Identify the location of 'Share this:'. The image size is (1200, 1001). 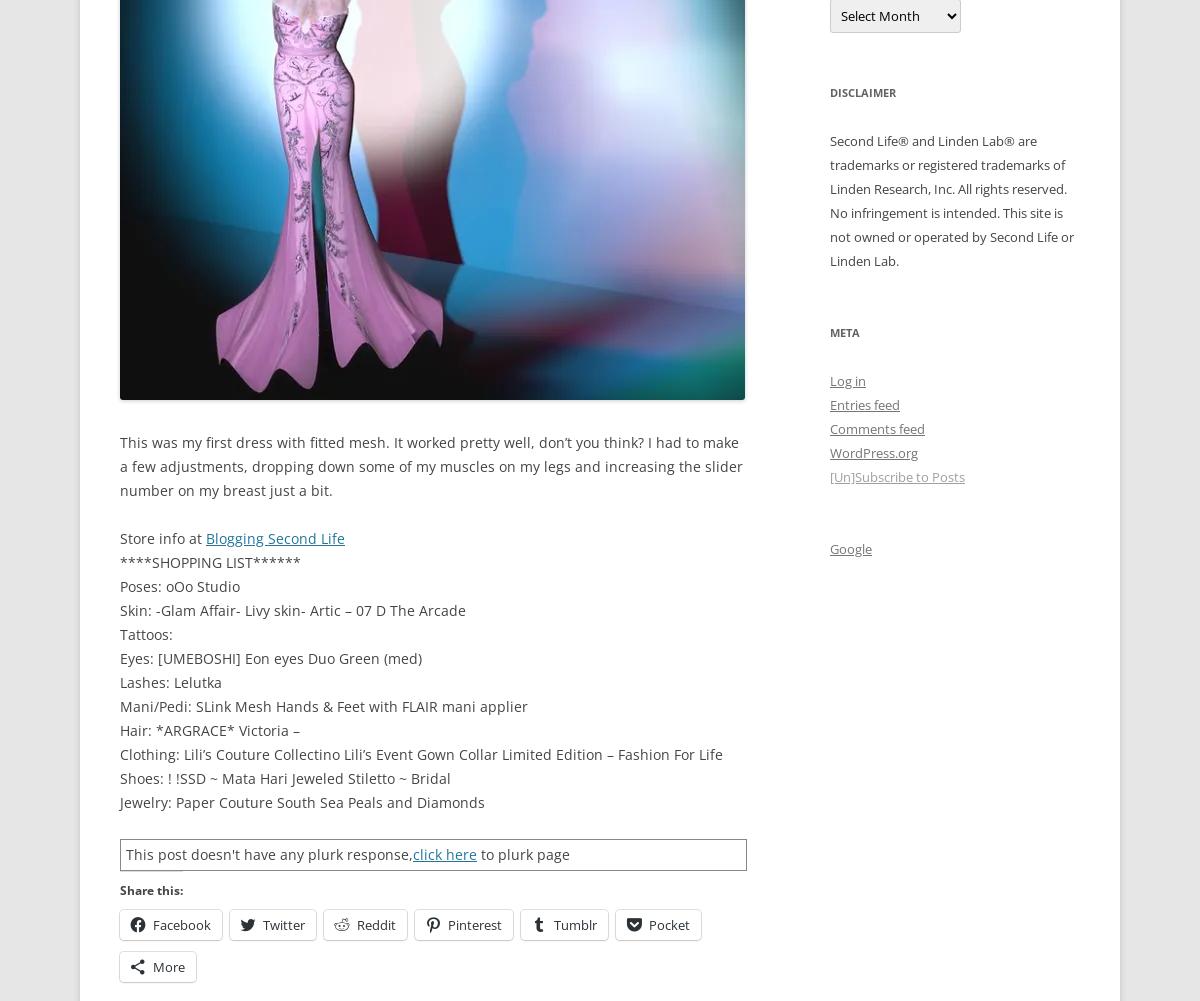
(150, 889).